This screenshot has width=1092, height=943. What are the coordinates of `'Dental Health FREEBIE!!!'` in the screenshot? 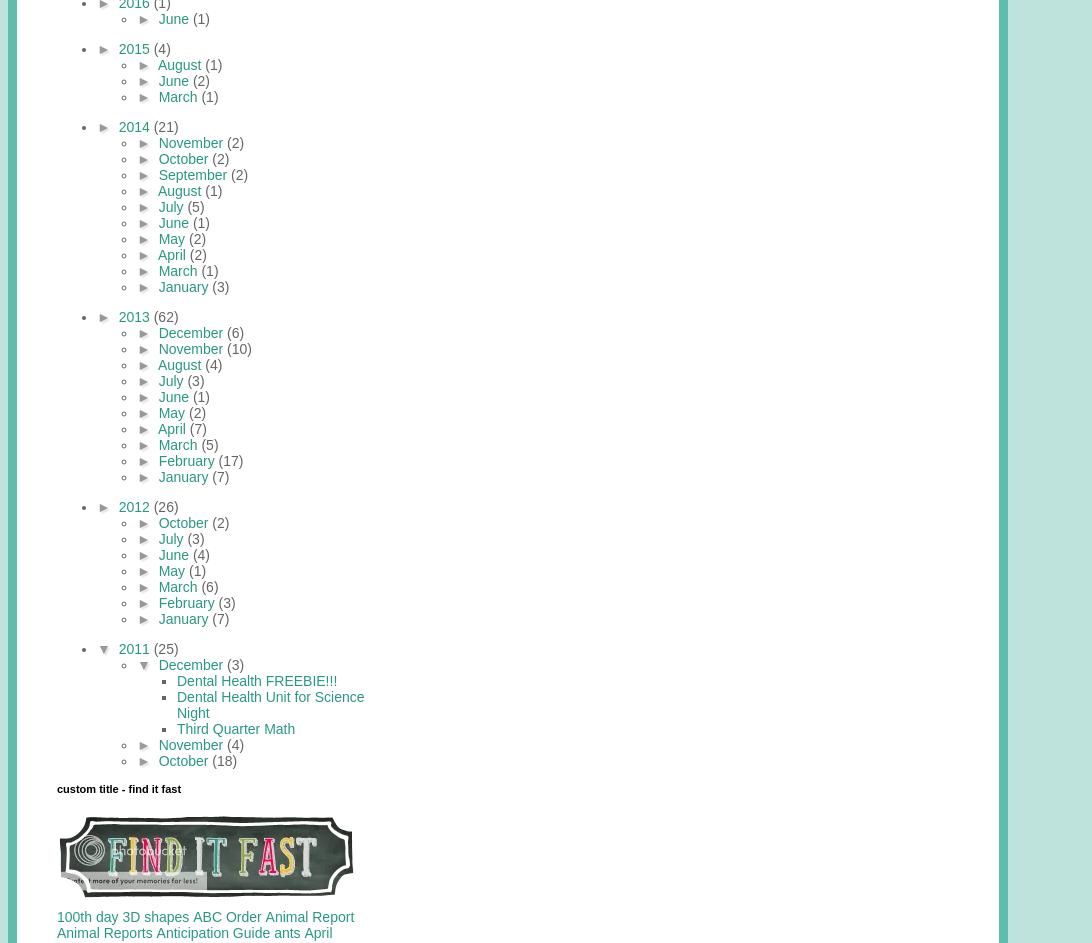 It's located at (256, 679).